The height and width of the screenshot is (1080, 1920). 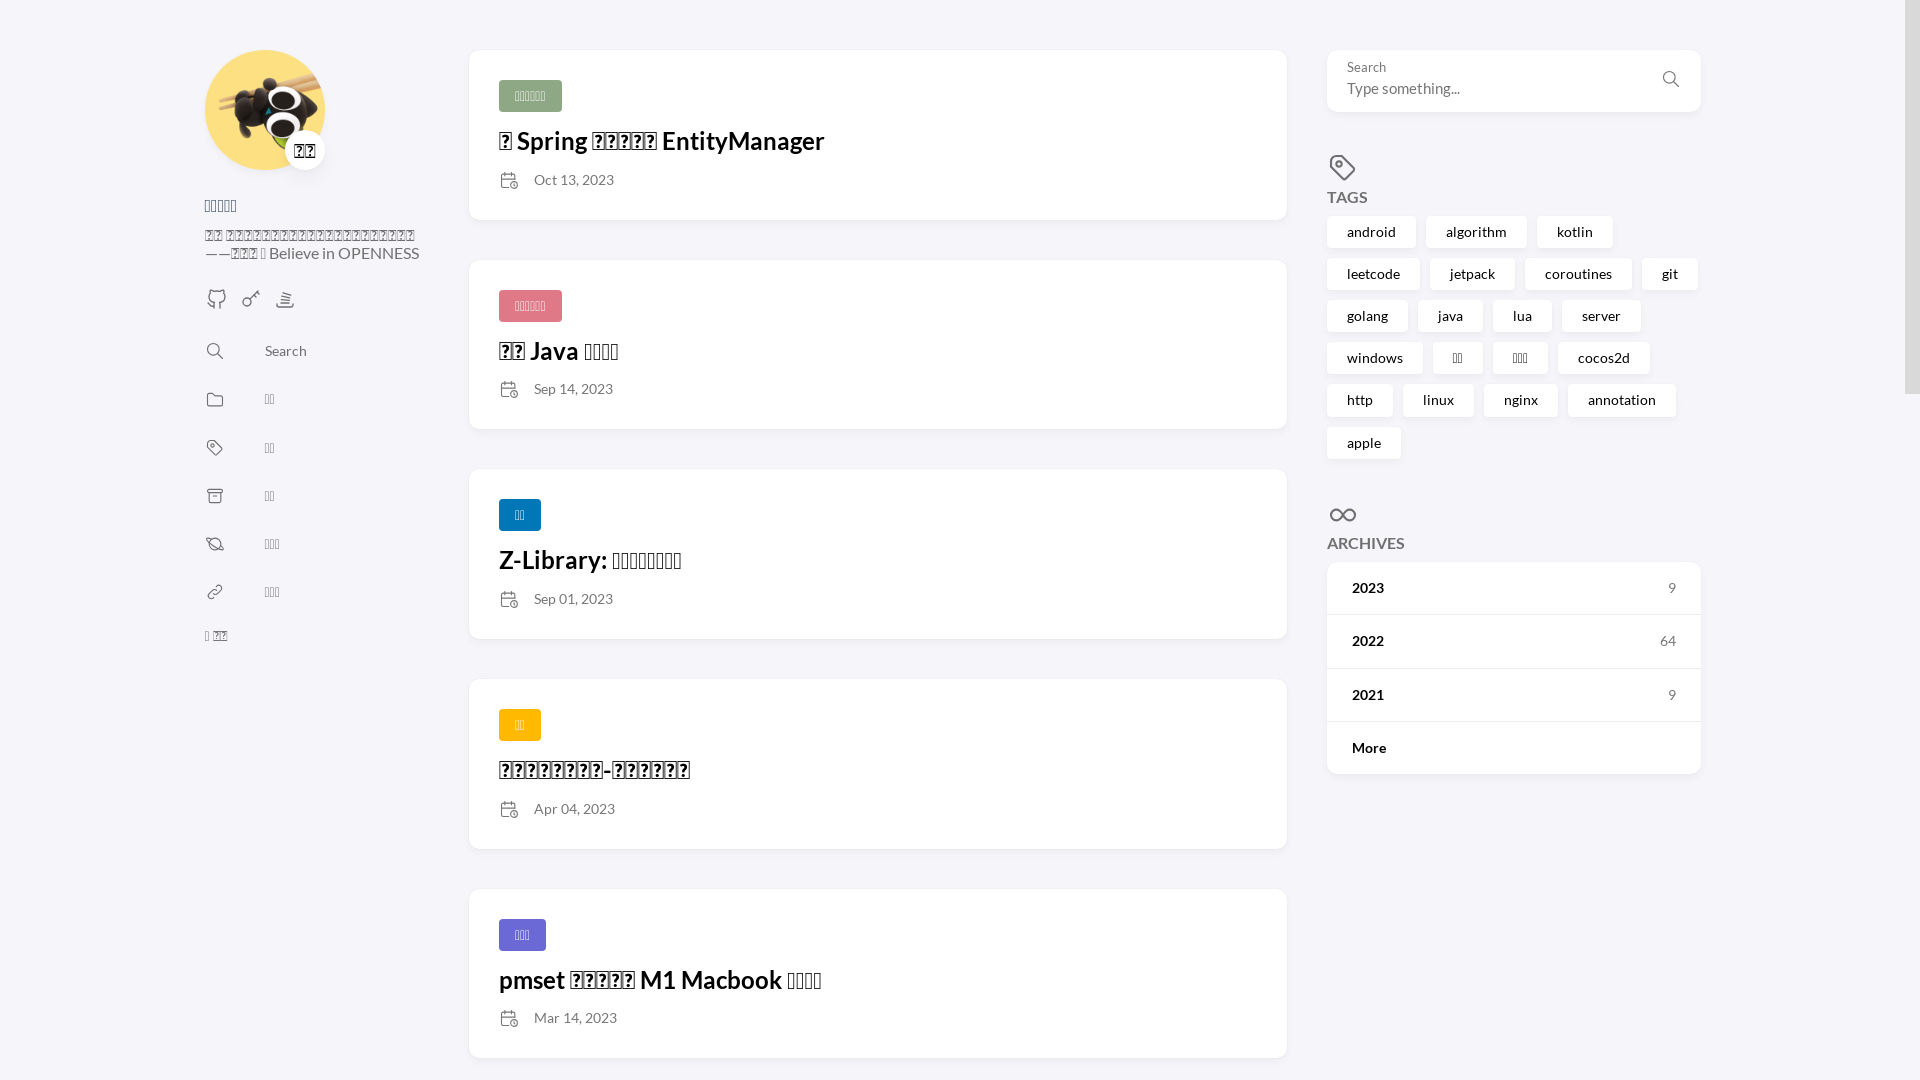 I want to click on 'java', so click(x=1450, y=315).